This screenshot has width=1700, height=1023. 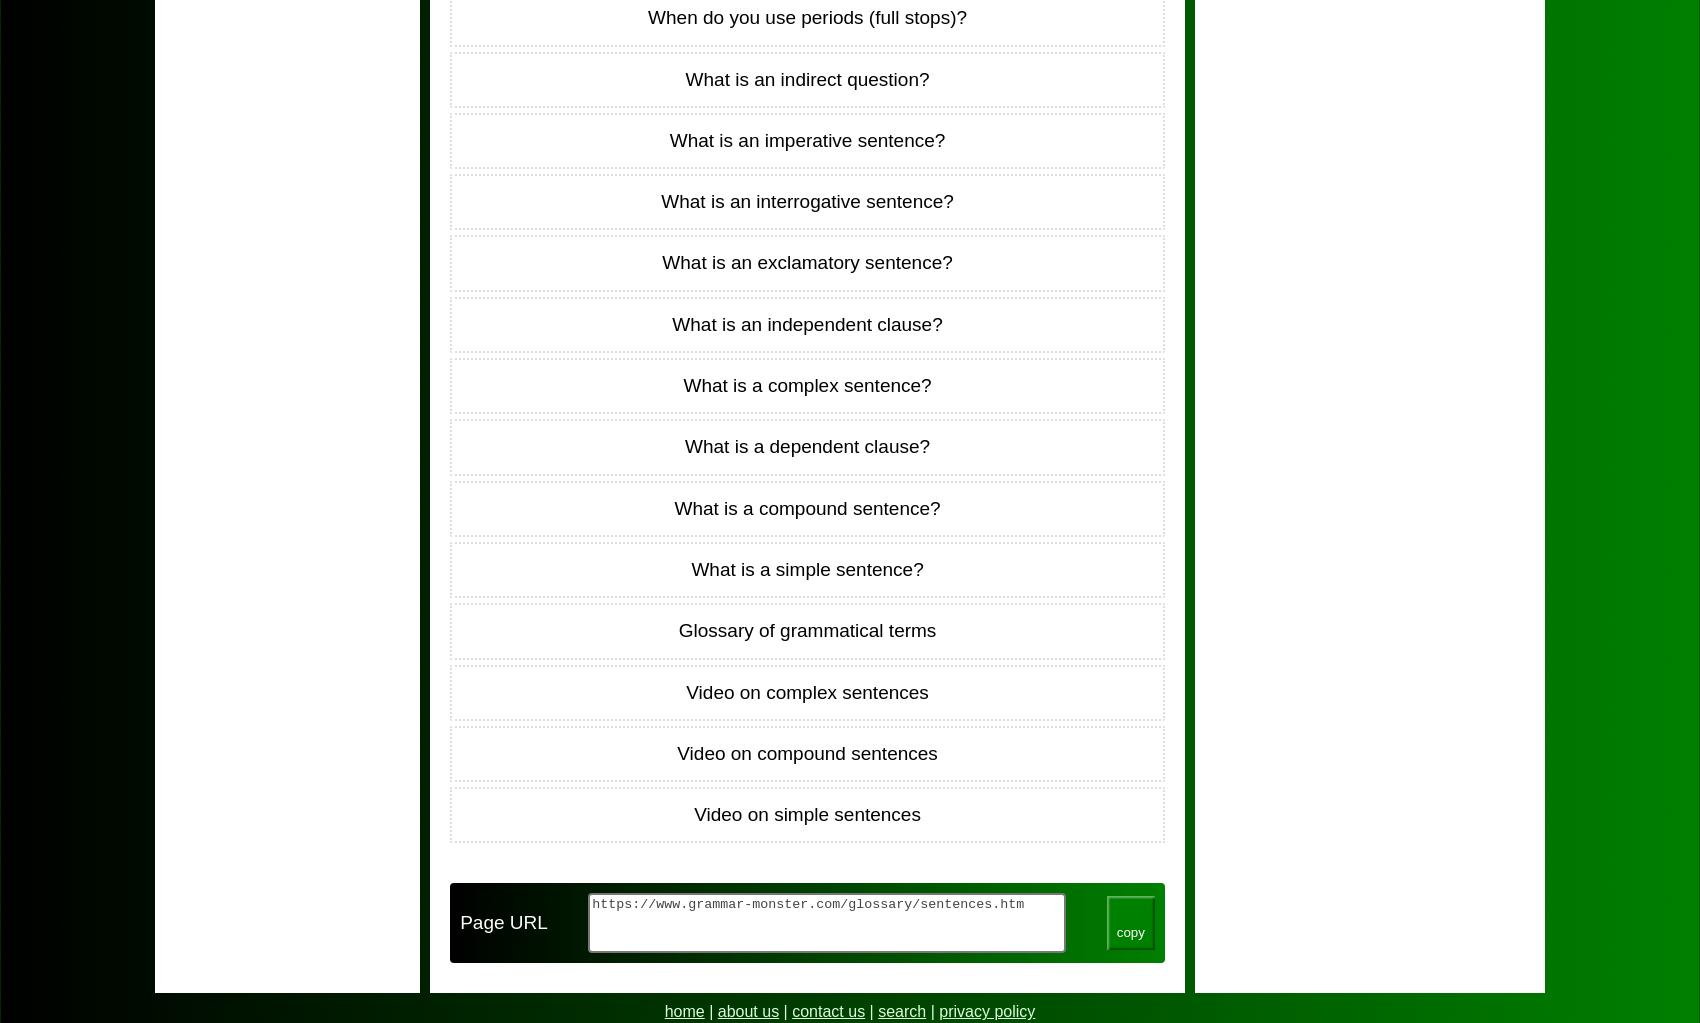 I want to click on 'What is a dependent clause?', so click(x=806, y=445).